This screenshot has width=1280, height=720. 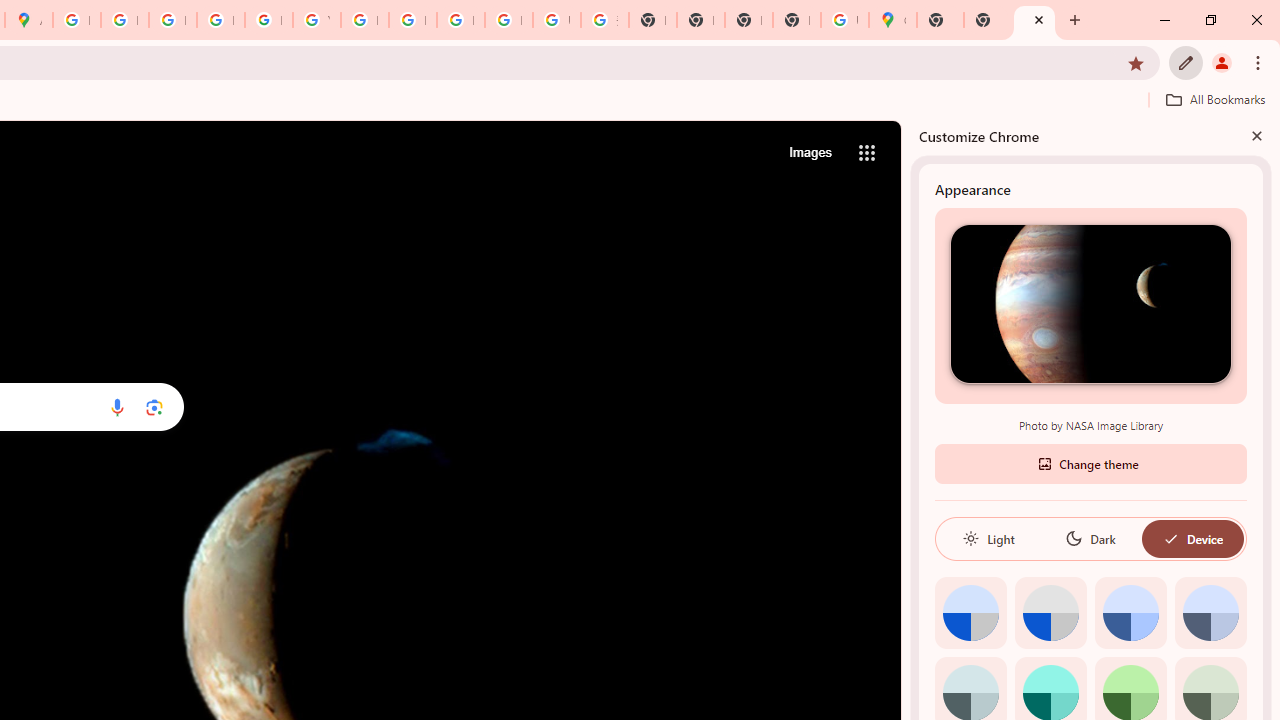 I want to click on 'Privacy Help Center - Policies Help', so click(x=172, y=20).